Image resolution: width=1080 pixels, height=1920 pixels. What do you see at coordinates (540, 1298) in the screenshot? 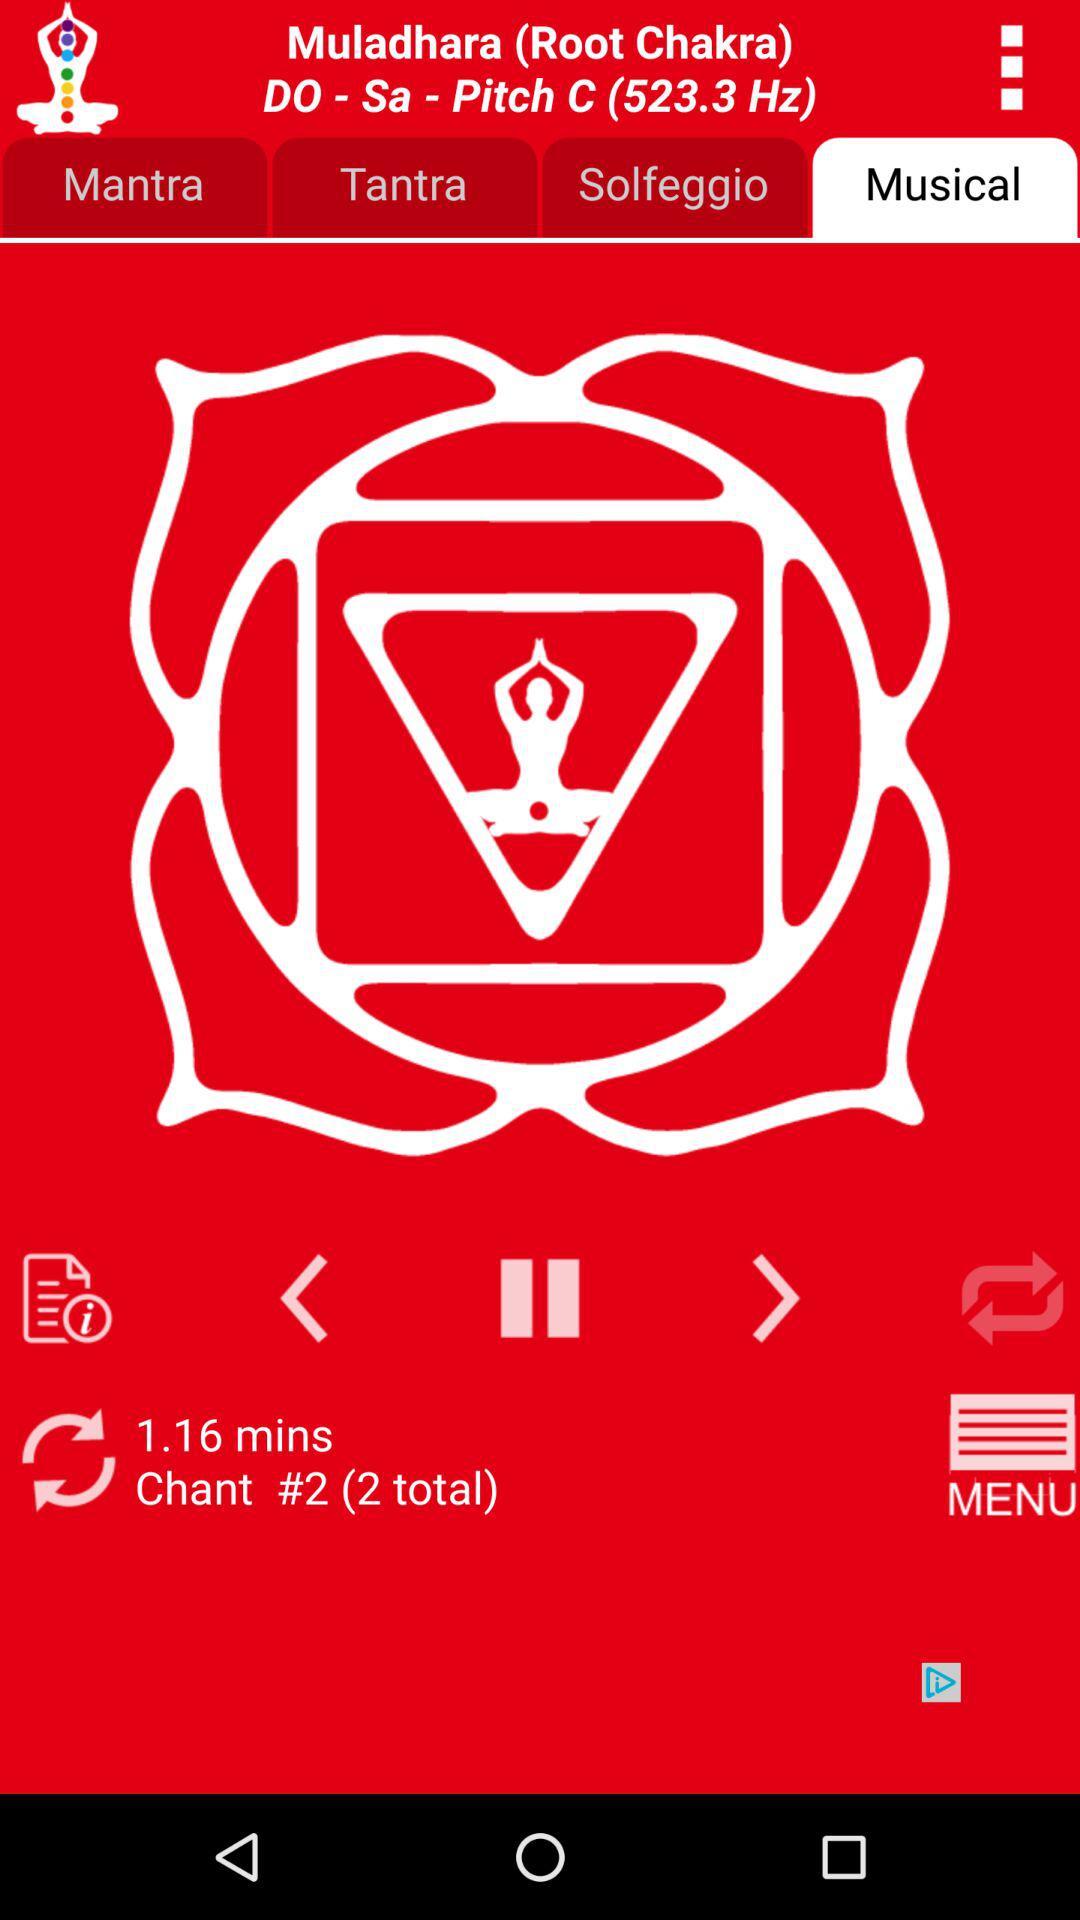
I see `pause` at bounding box center [540, 1298].